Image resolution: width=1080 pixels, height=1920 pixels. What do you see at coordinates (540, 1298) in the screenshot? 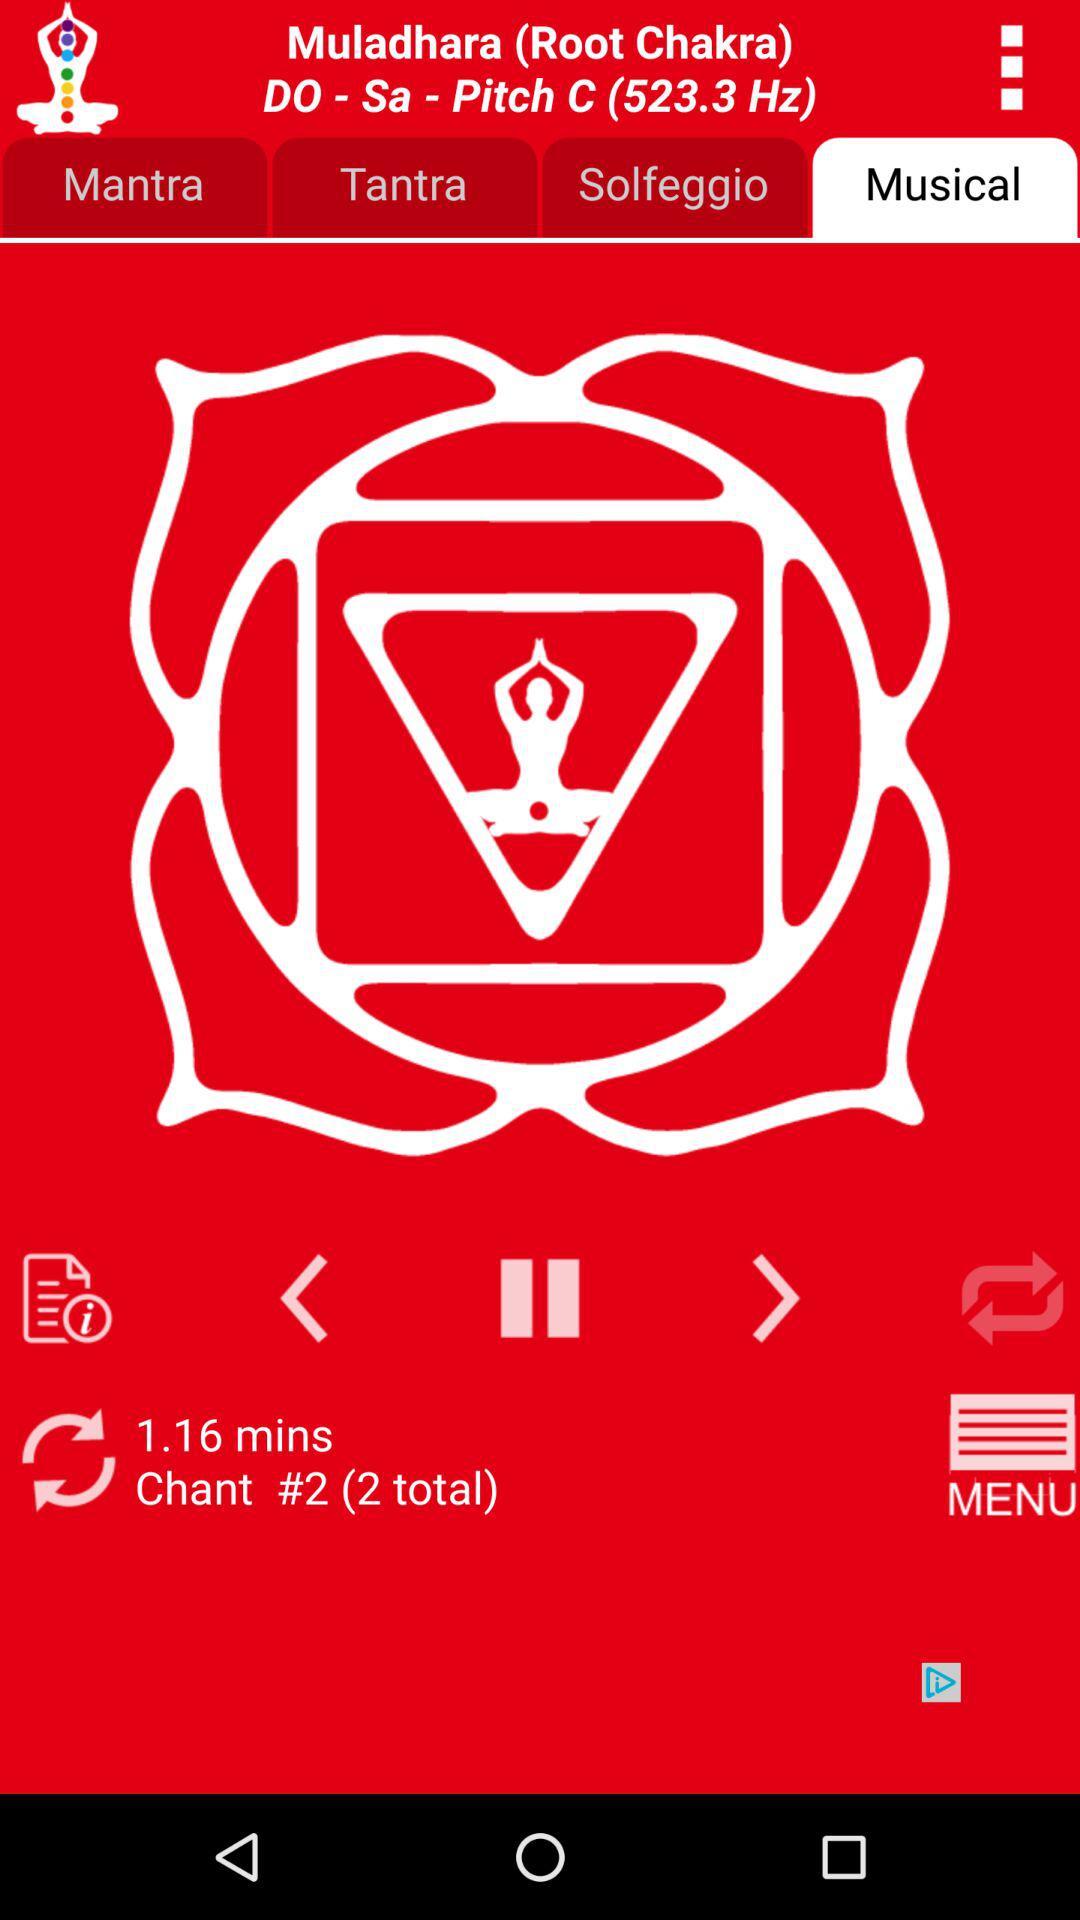
I see `pause` at bounding box center [540, 1298].